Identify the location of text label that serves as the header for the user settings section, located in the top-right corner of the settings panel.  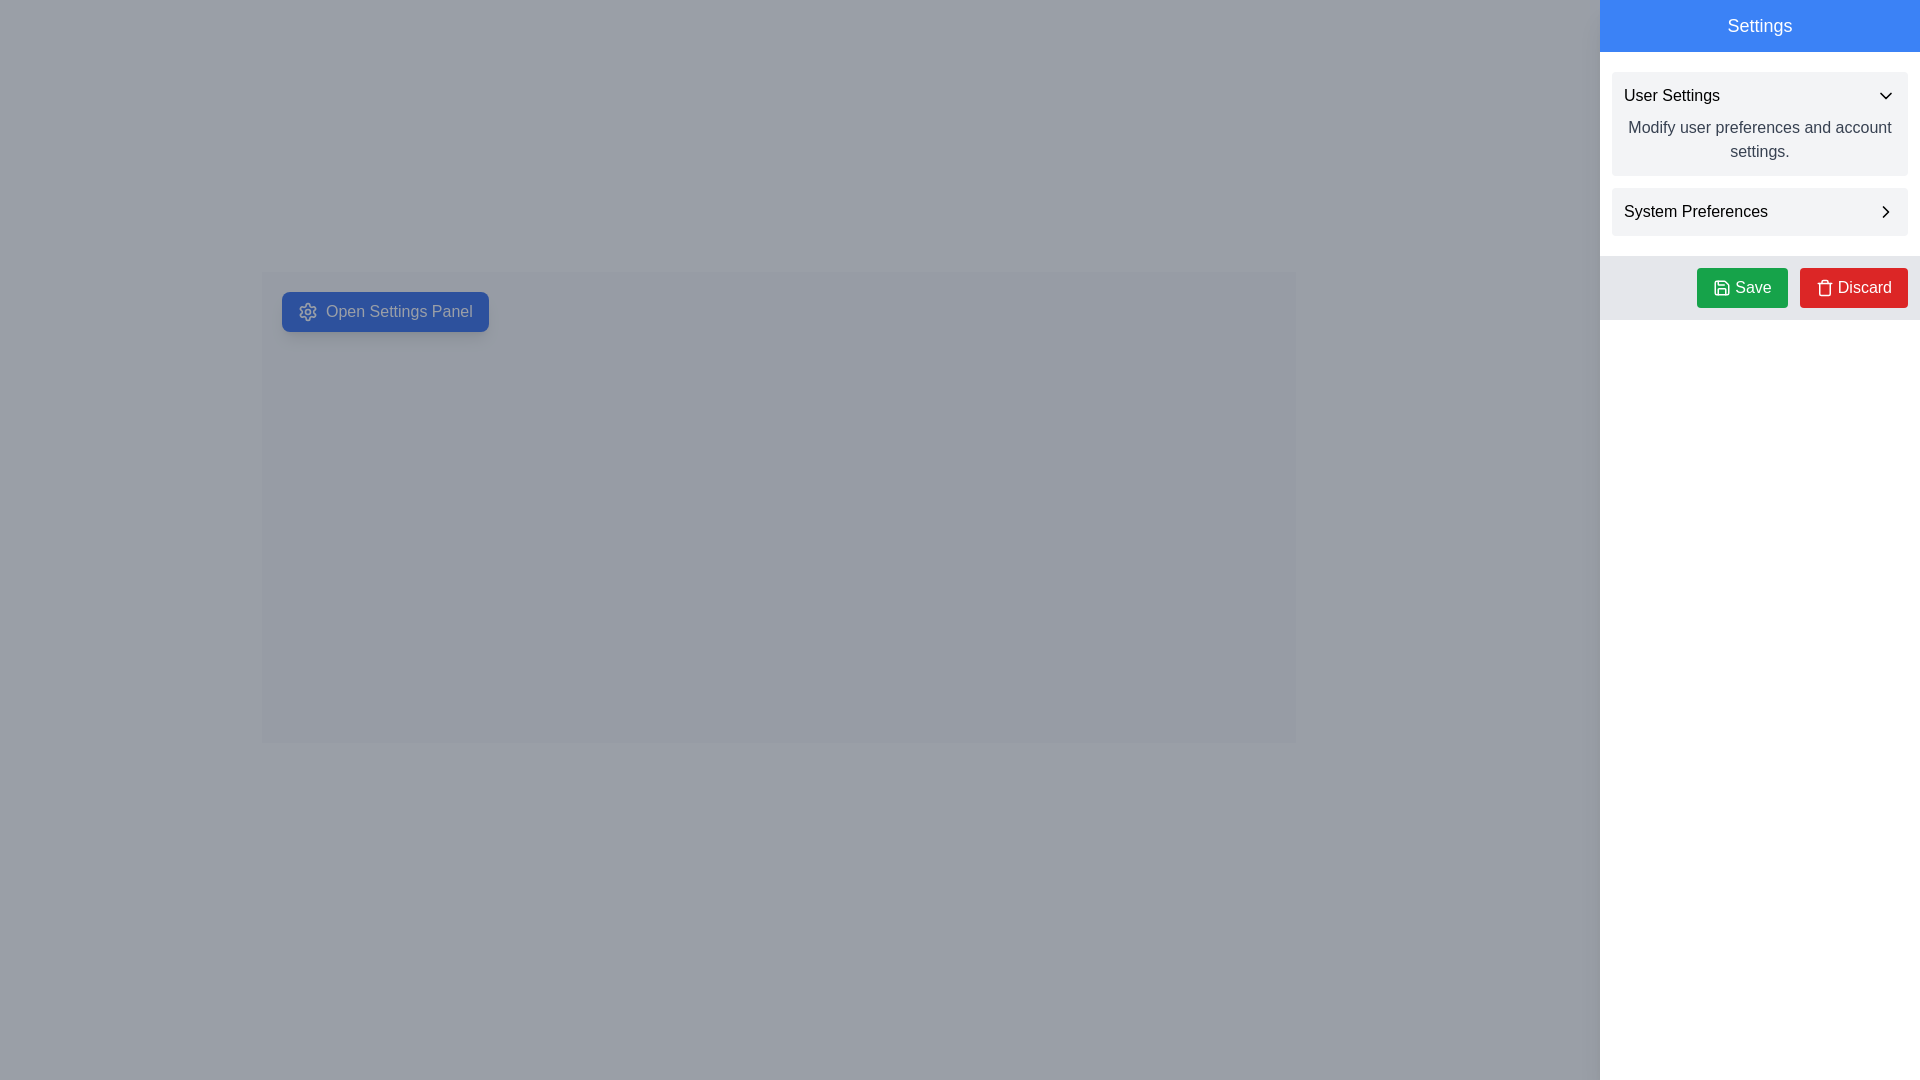
(1671, 96).